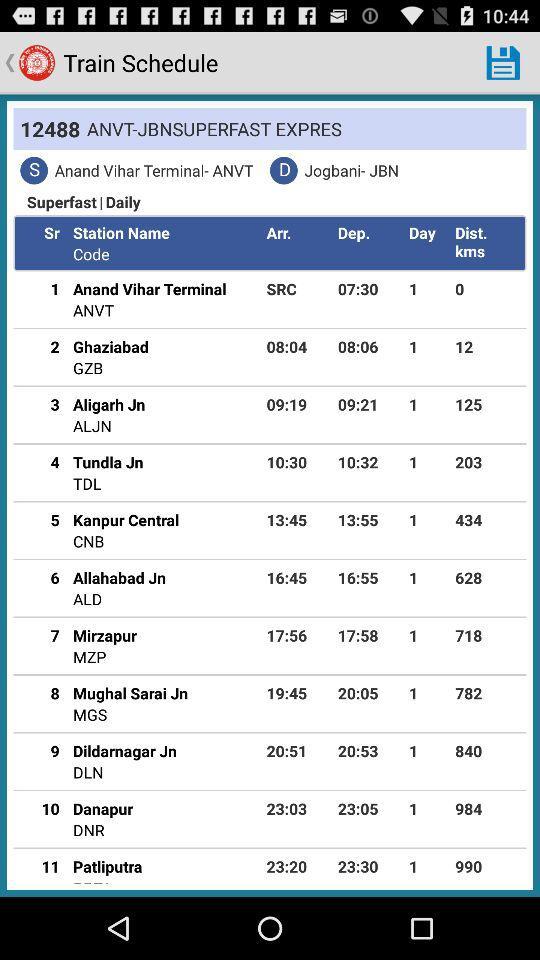  Describe the element at coordinates (486, 403) in the screenshot. I see `the 125` at that location.